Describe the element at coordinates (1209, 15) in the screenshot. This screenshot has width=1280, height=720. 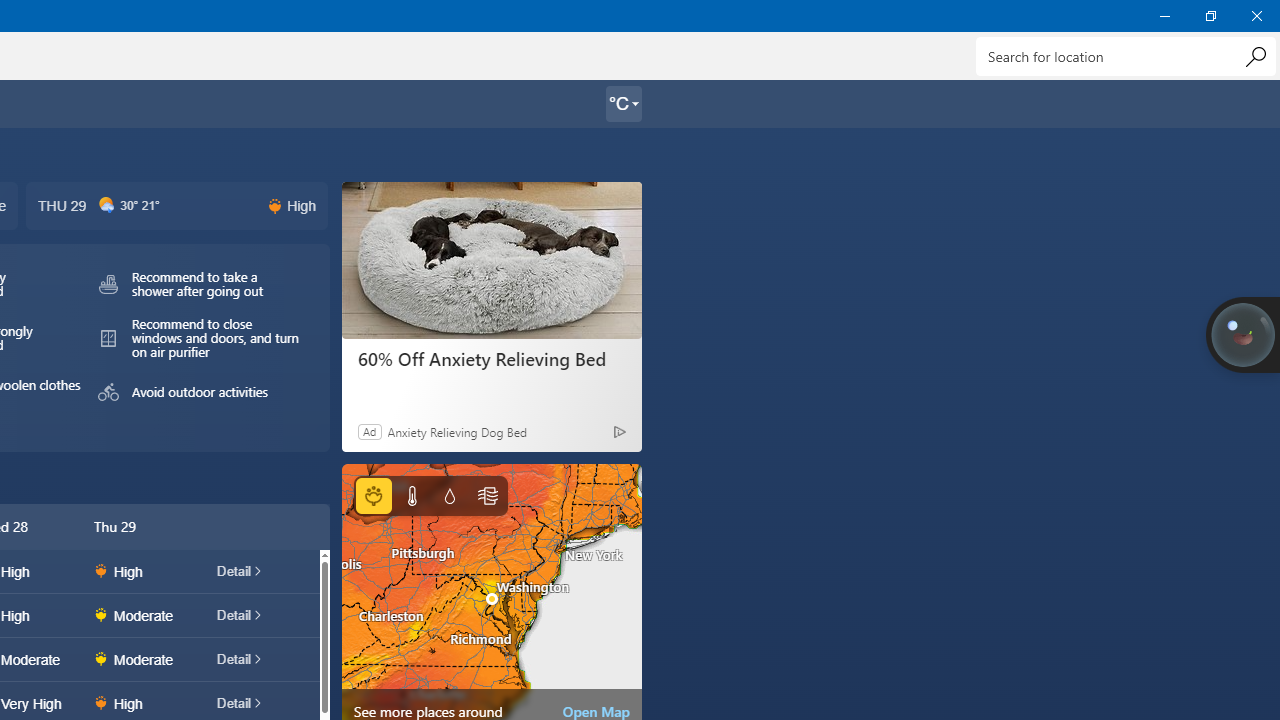
I see `'Restore Weather'` at that location.